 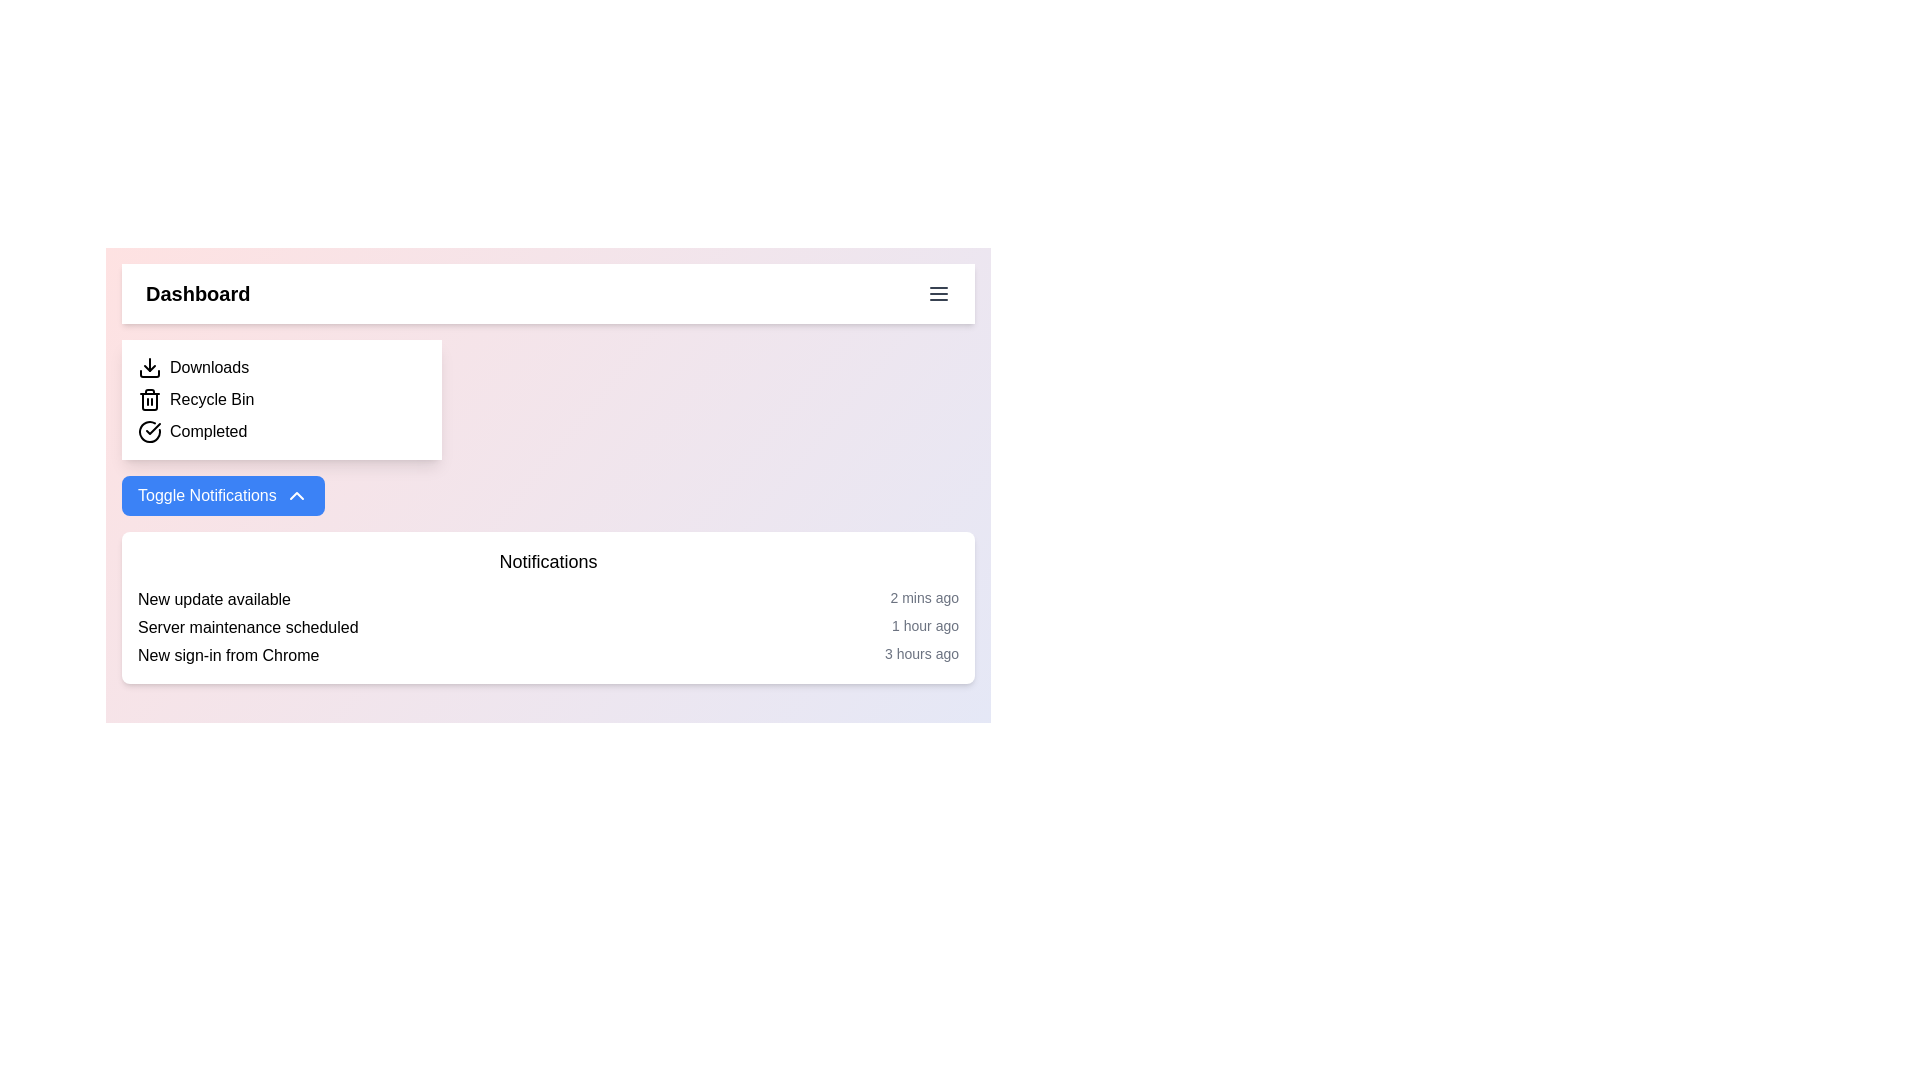 I want to click on the 'Completed' category icon, which is the last item in the vertical list of icons in the left-hand menu, so click(x=148, y=431).